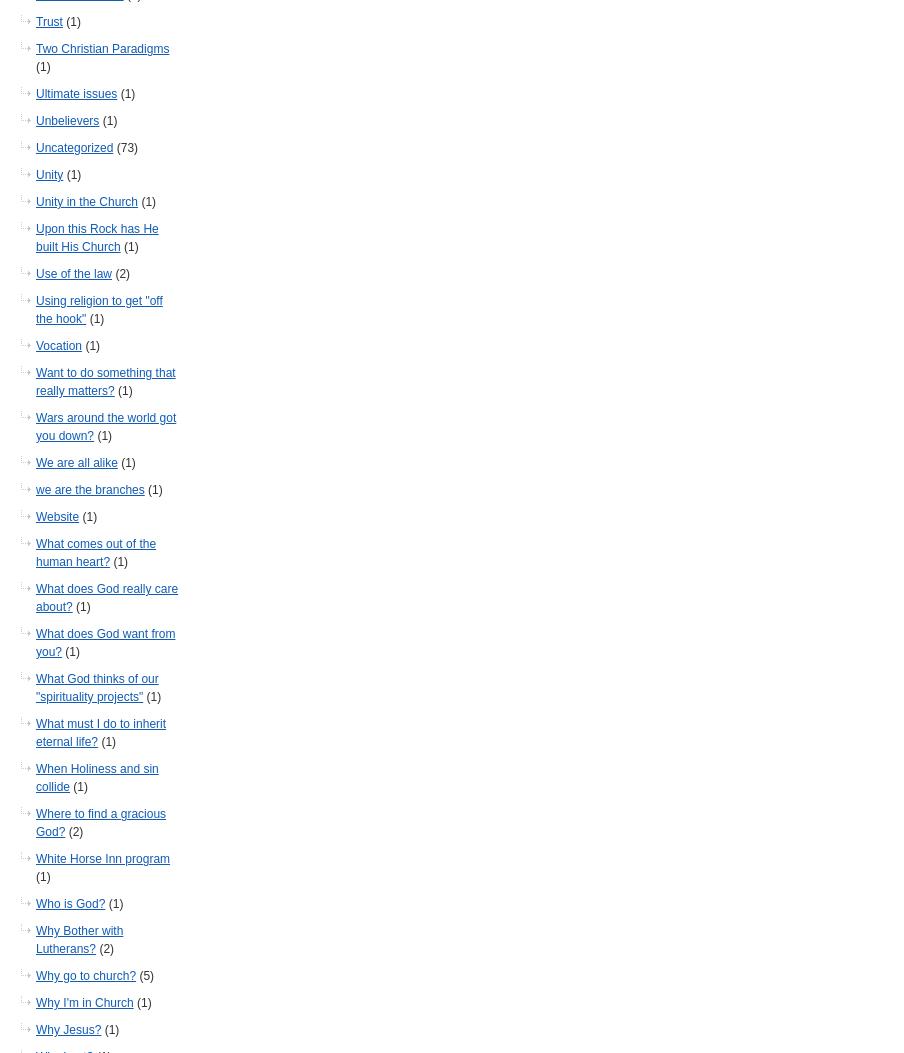 This screenshot has width=904, height=1053. Describe the element at coordinates (144, 976) in the screenshot. I see `'(5)'` at that location.